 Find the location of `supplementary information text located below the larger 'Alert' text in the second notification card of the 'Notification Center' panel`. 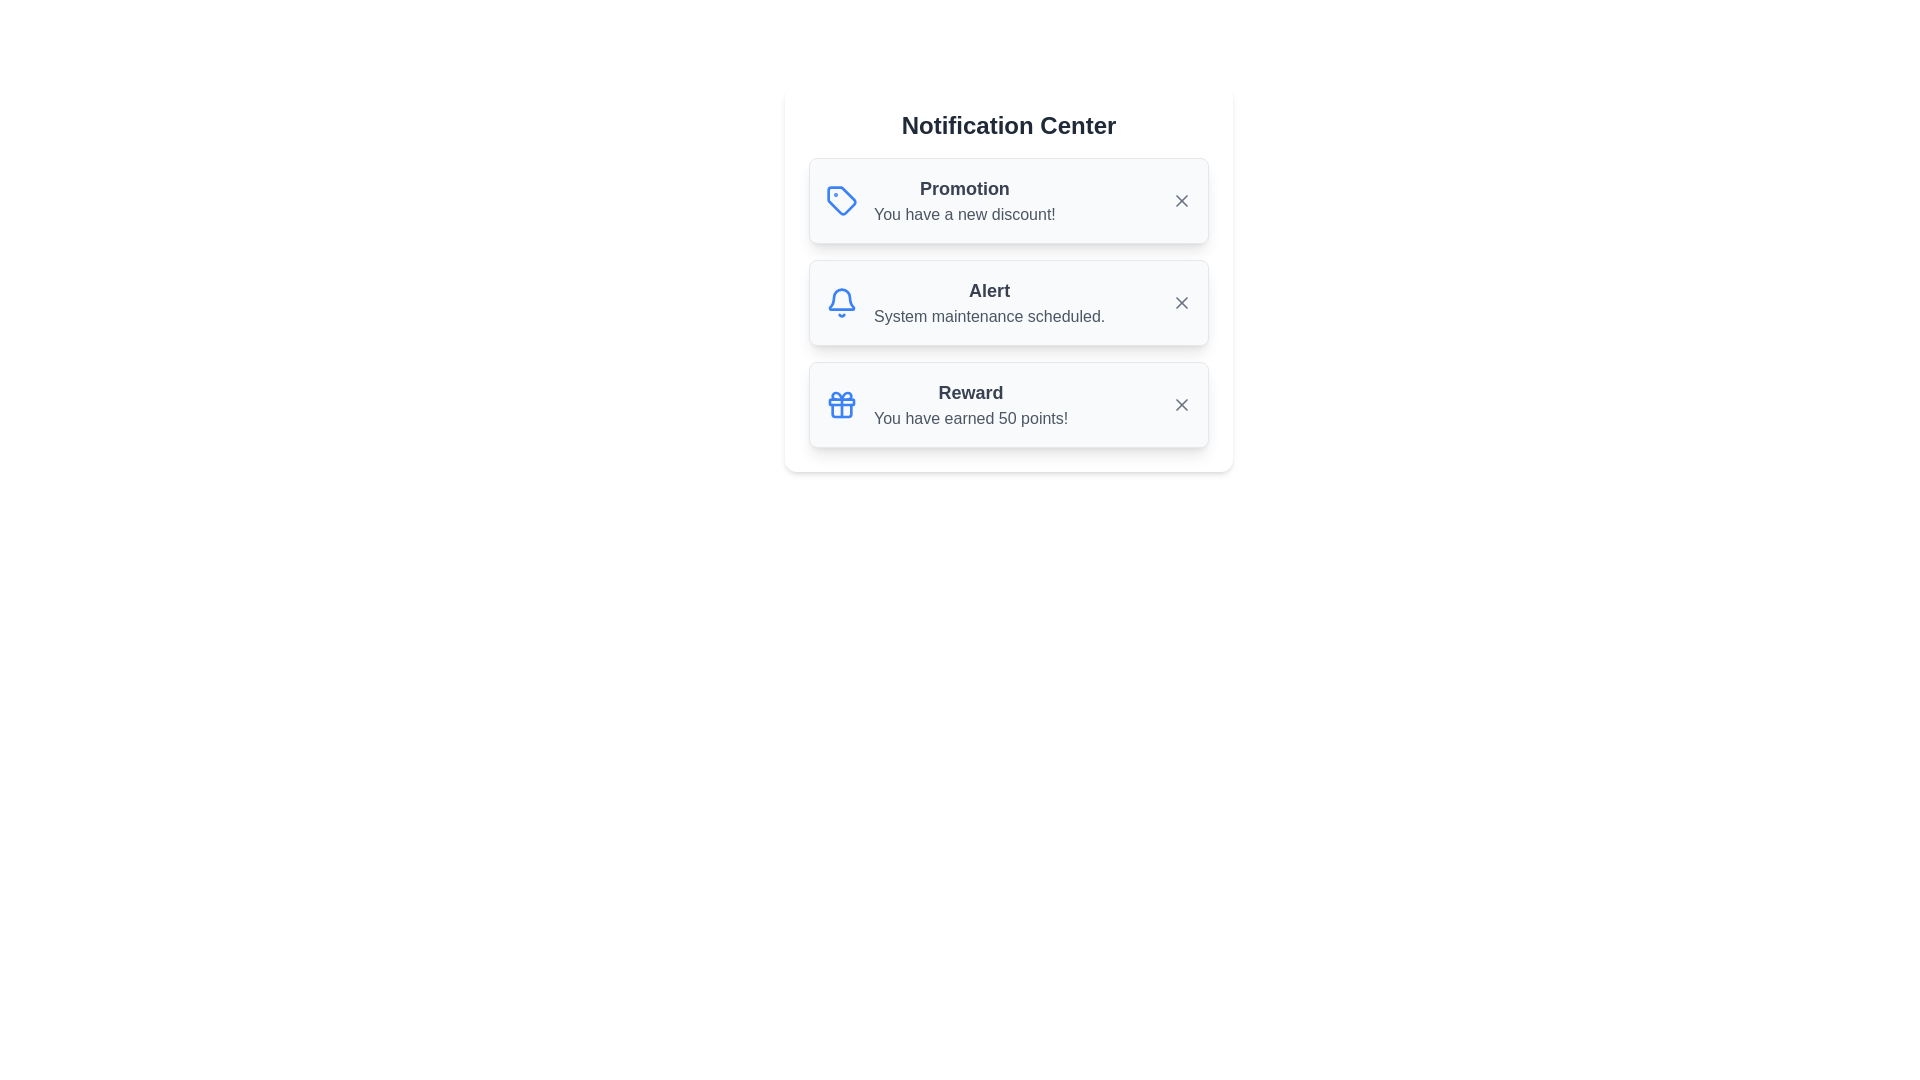

supplementary information text located below the larger 'Alert' text in the second notification card of the 'Notification Center' panel is located at coordinates (989, 315).